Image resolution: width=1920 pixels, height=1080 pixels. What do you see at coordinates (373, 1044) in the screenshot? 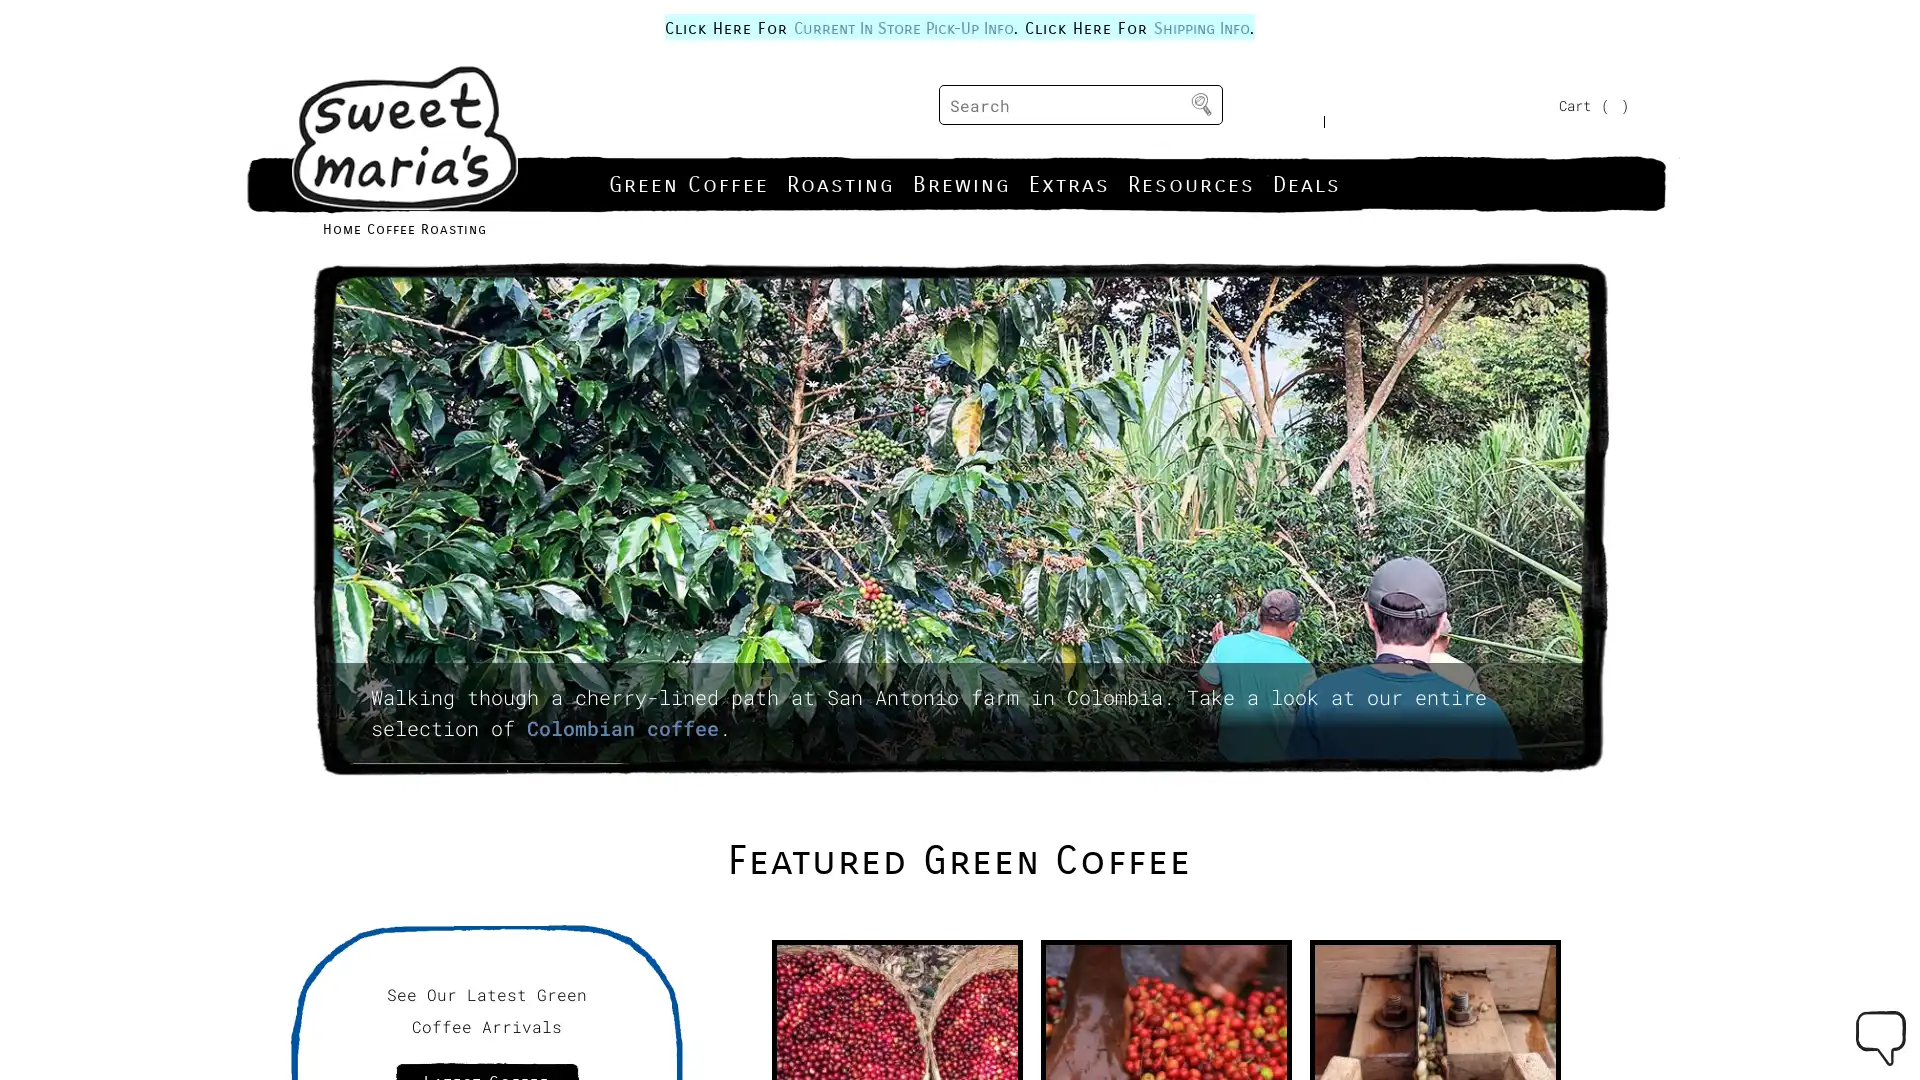
I see `Allow Cookies` at bounding box center [373, 1044].